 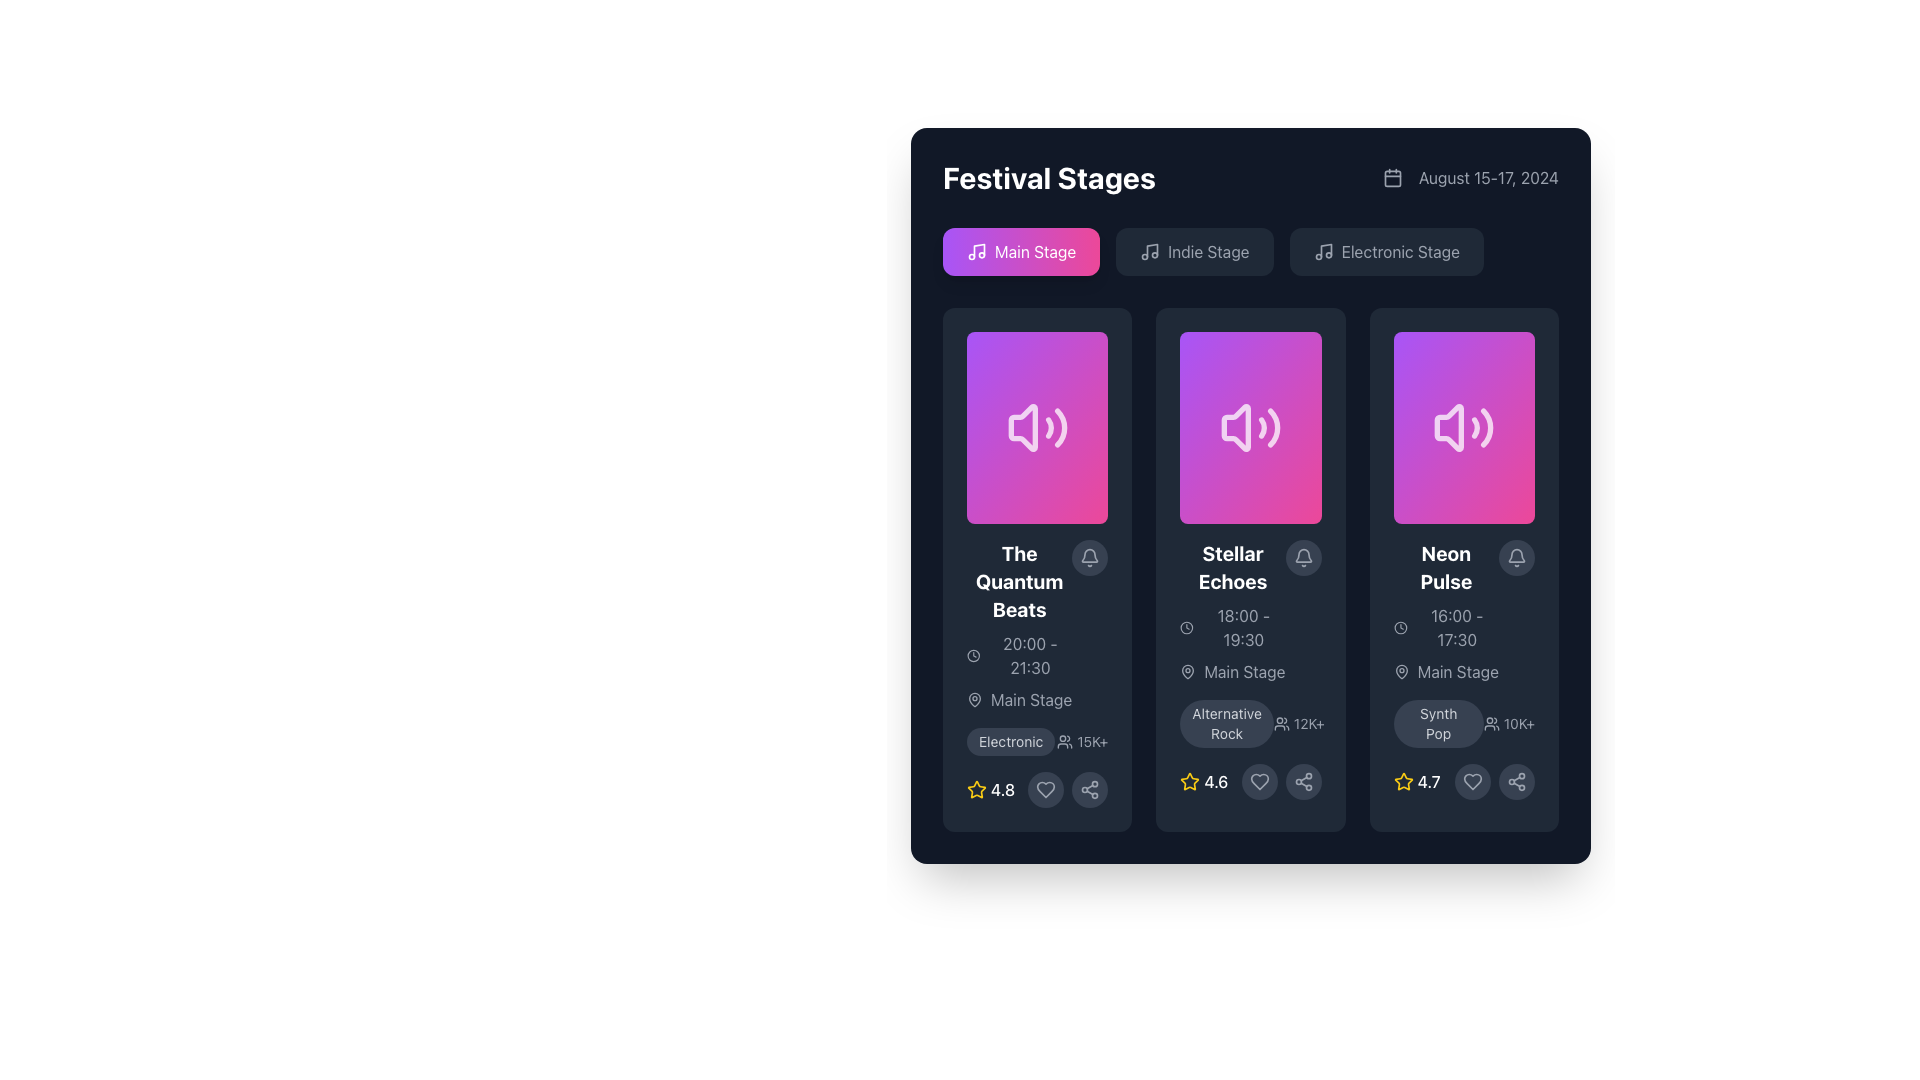 I want to click on the timestamp element displaying '18:00 - 19:30' with a small clock icon, located within the 'Stellar Echoes' event card, so click(x=1232, y=627).